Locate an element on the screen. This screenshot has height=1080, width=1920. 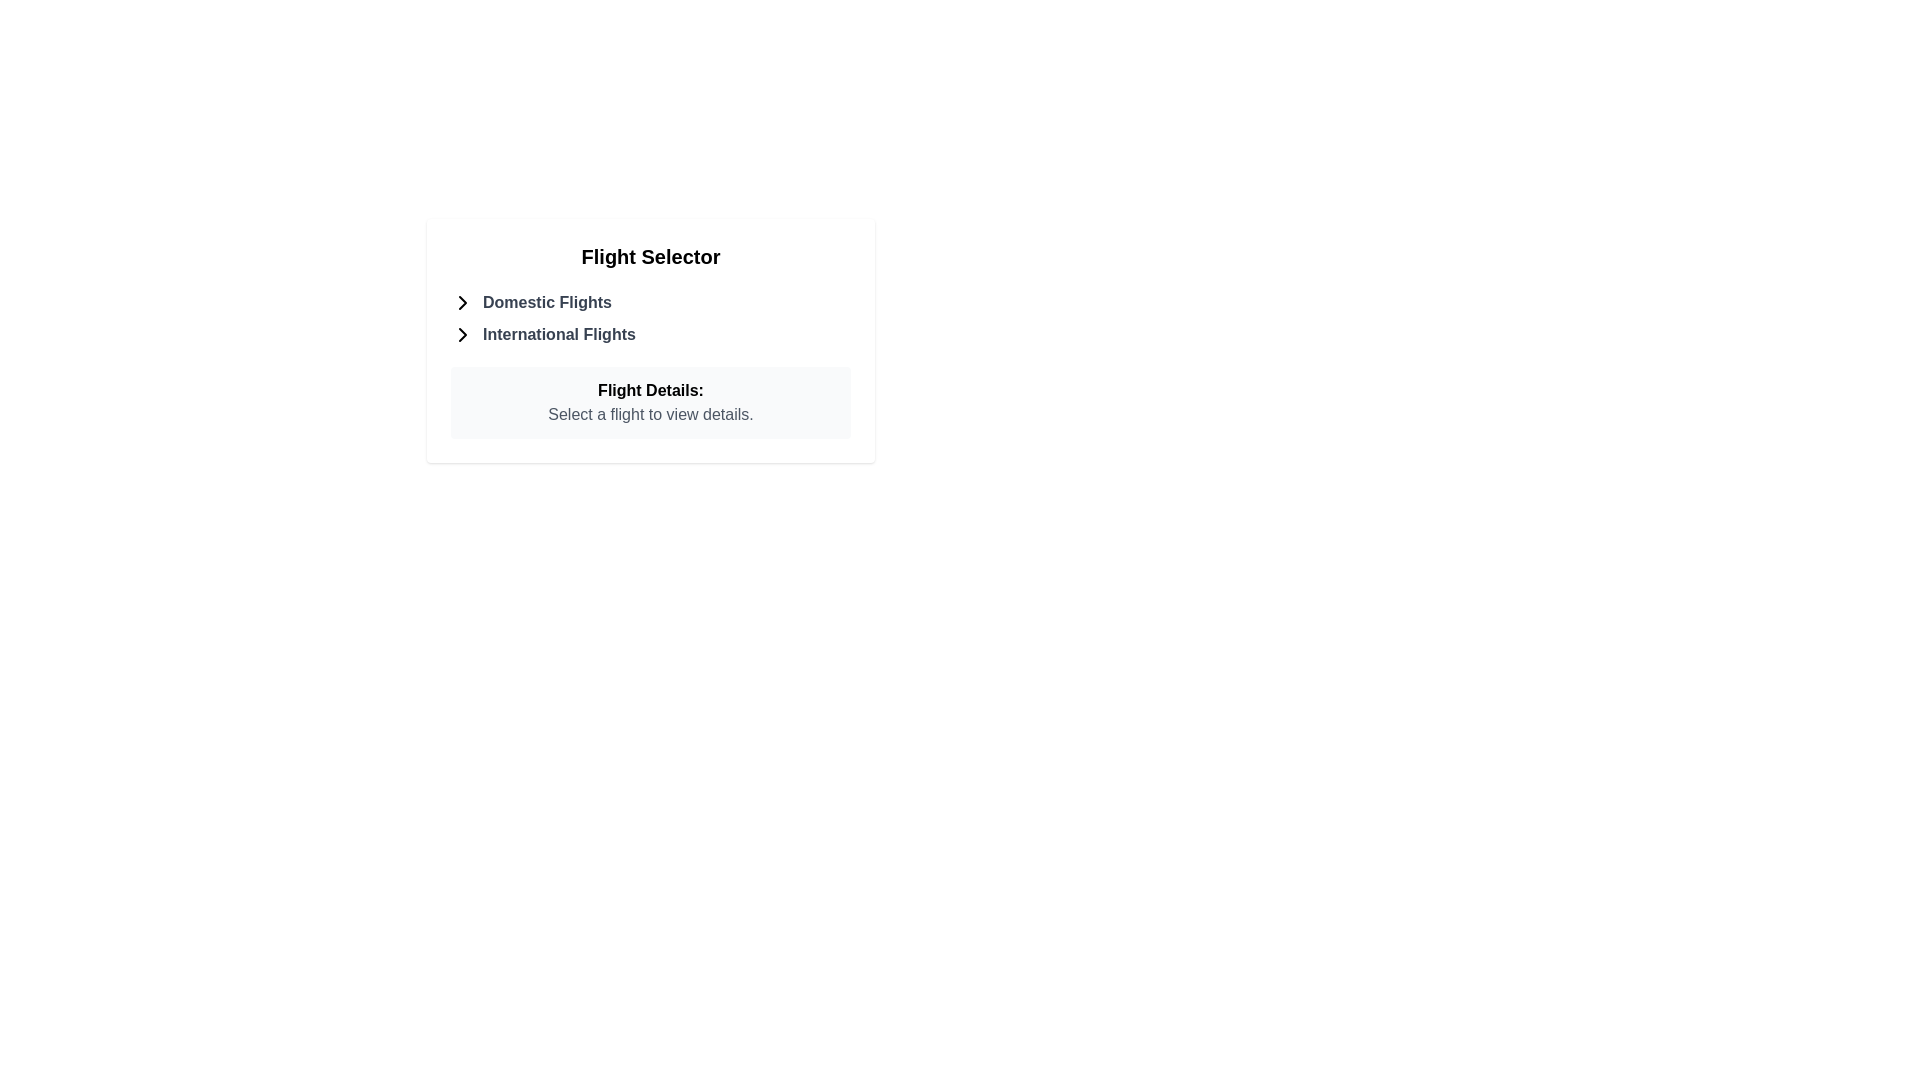
the right-pointing chevron icon located to the left of the text 'Domestic Flights' is located at coordinates (461, 303).